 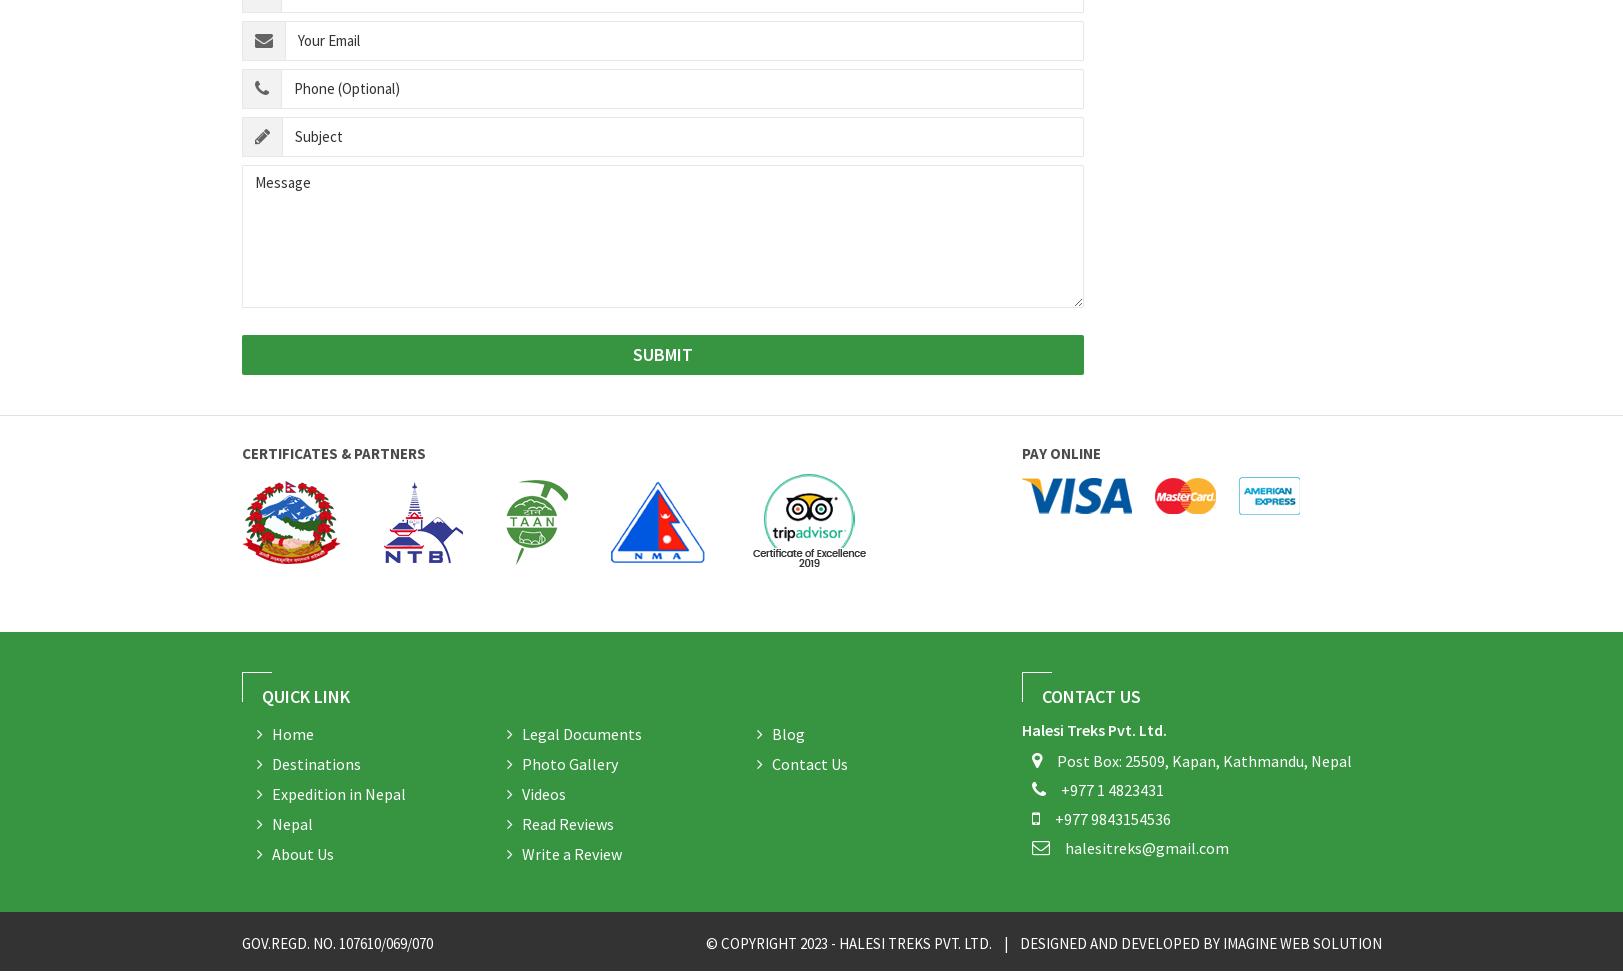 What do you see at coordinates (1111, 818) in the screenshot?
I see `'+977 9843154536'` at bounding box center [1111, 818].